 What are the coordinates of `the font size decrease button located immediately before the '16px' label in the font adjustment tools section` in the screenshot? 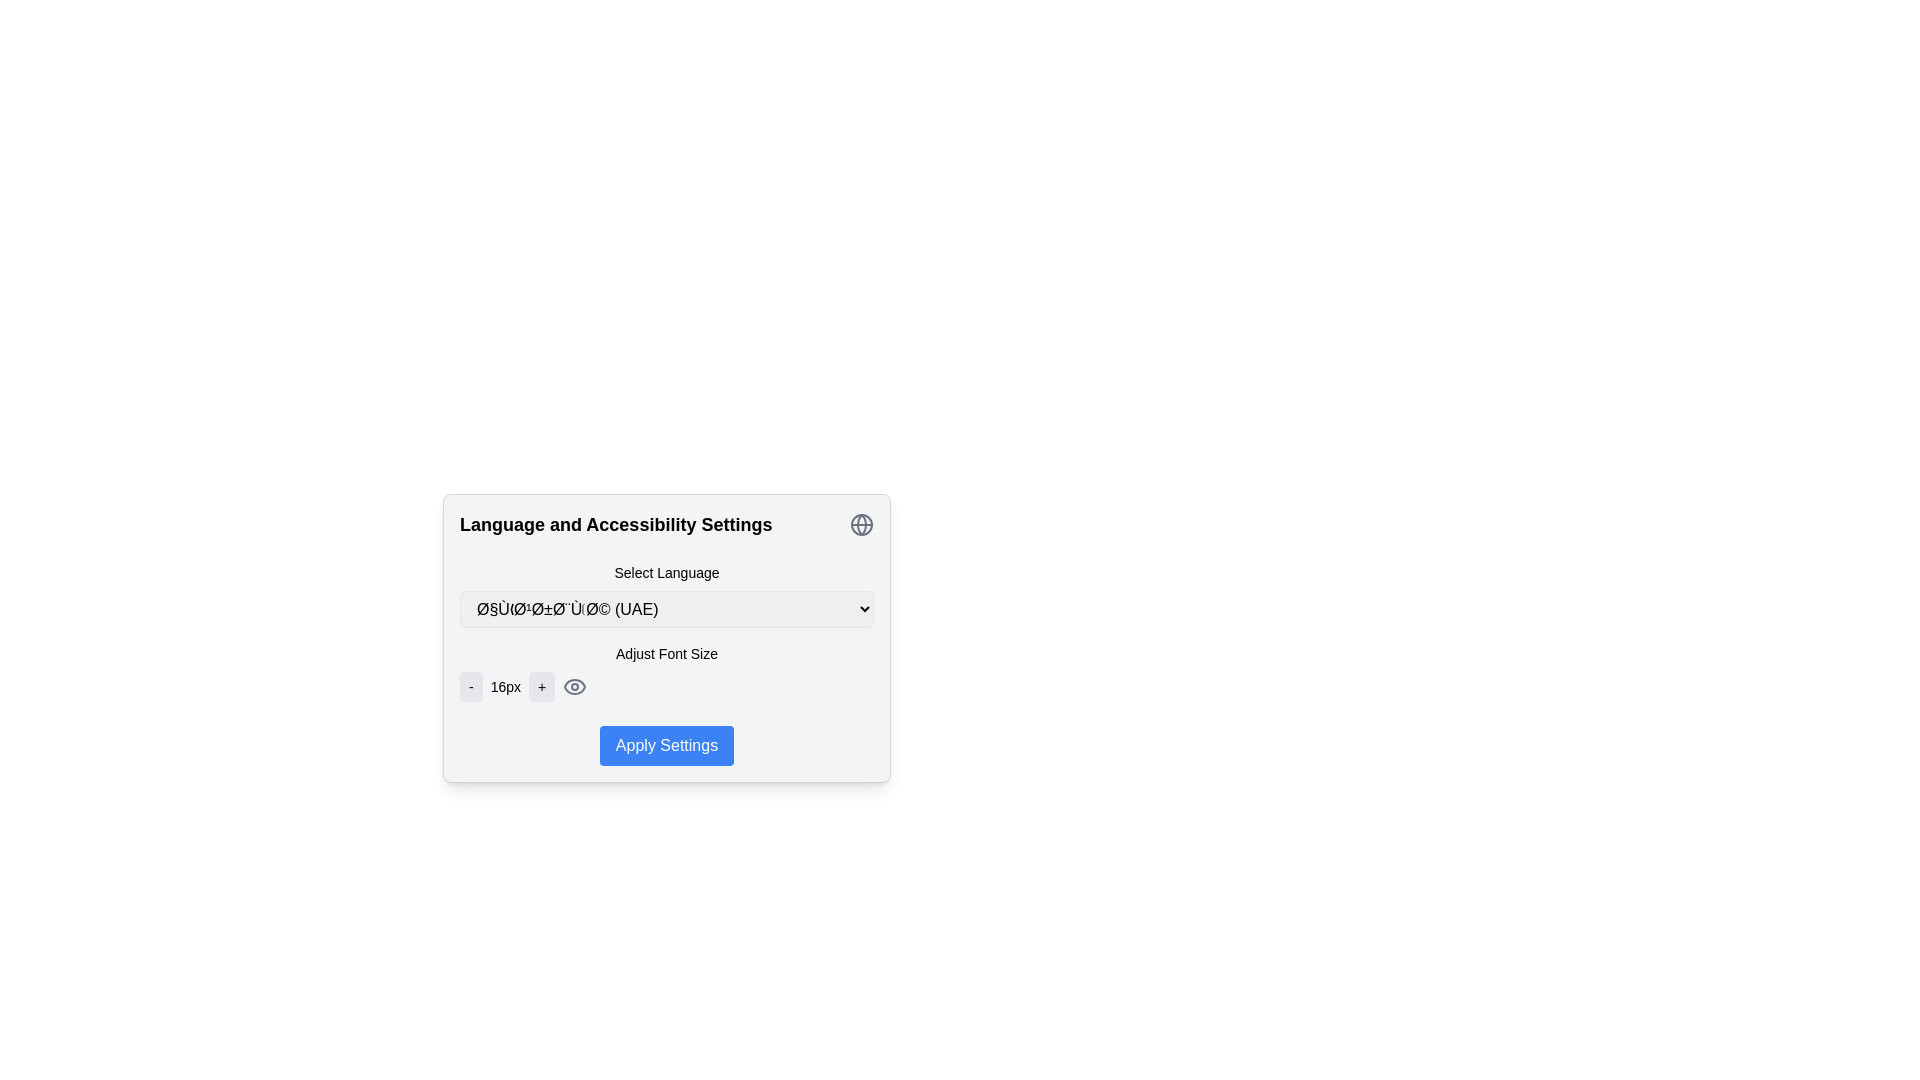 It's located at (470, 685).